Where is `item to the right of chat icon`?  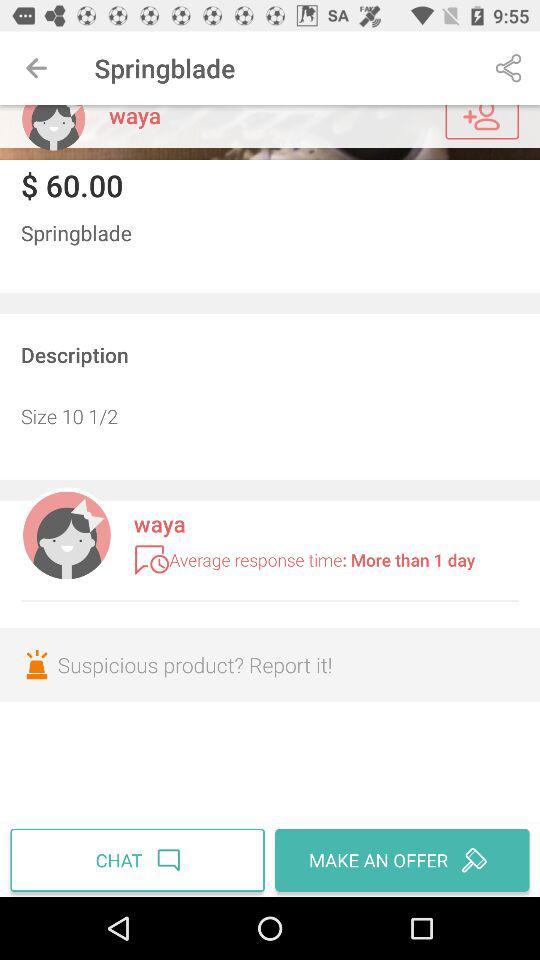 item to the right of chat icon is located at coordinates (399, 859).